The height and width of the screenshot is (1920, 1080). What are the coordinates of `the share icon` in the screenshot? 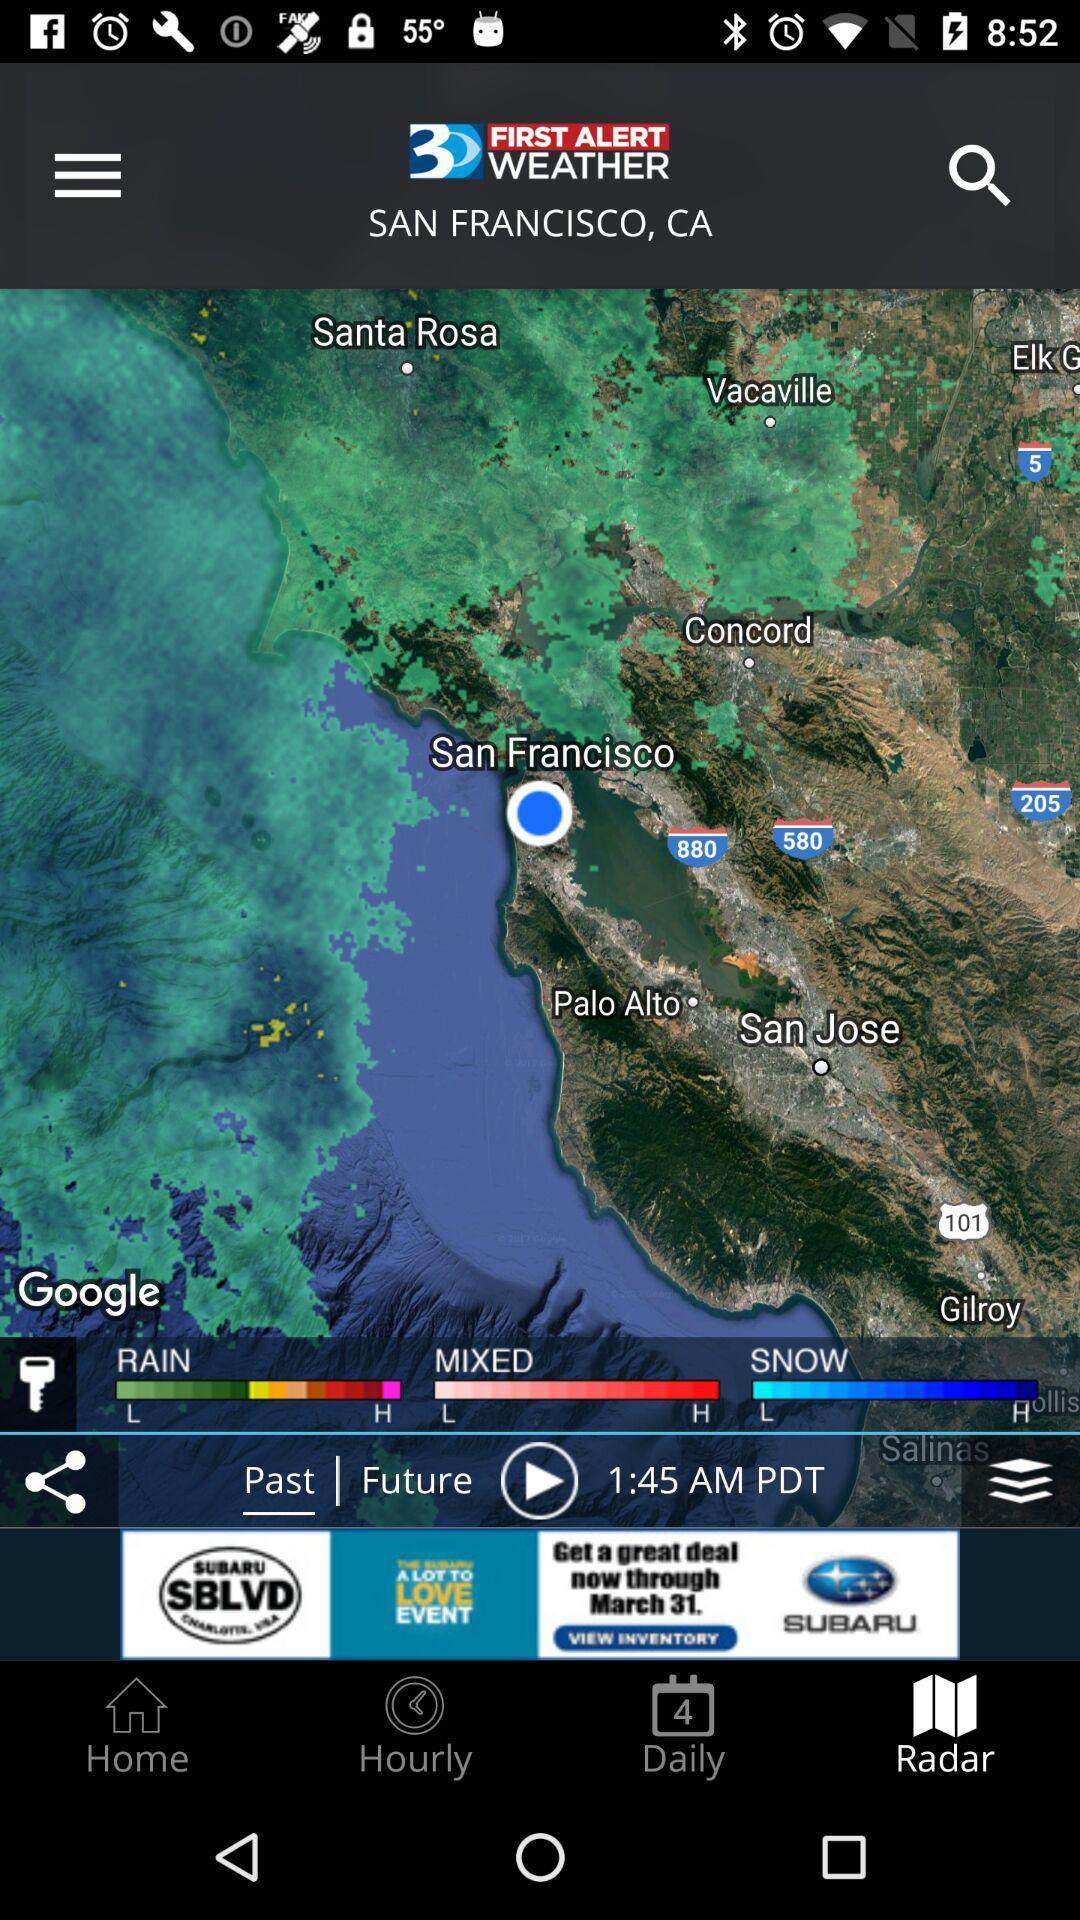 It's located at (58, 1480).